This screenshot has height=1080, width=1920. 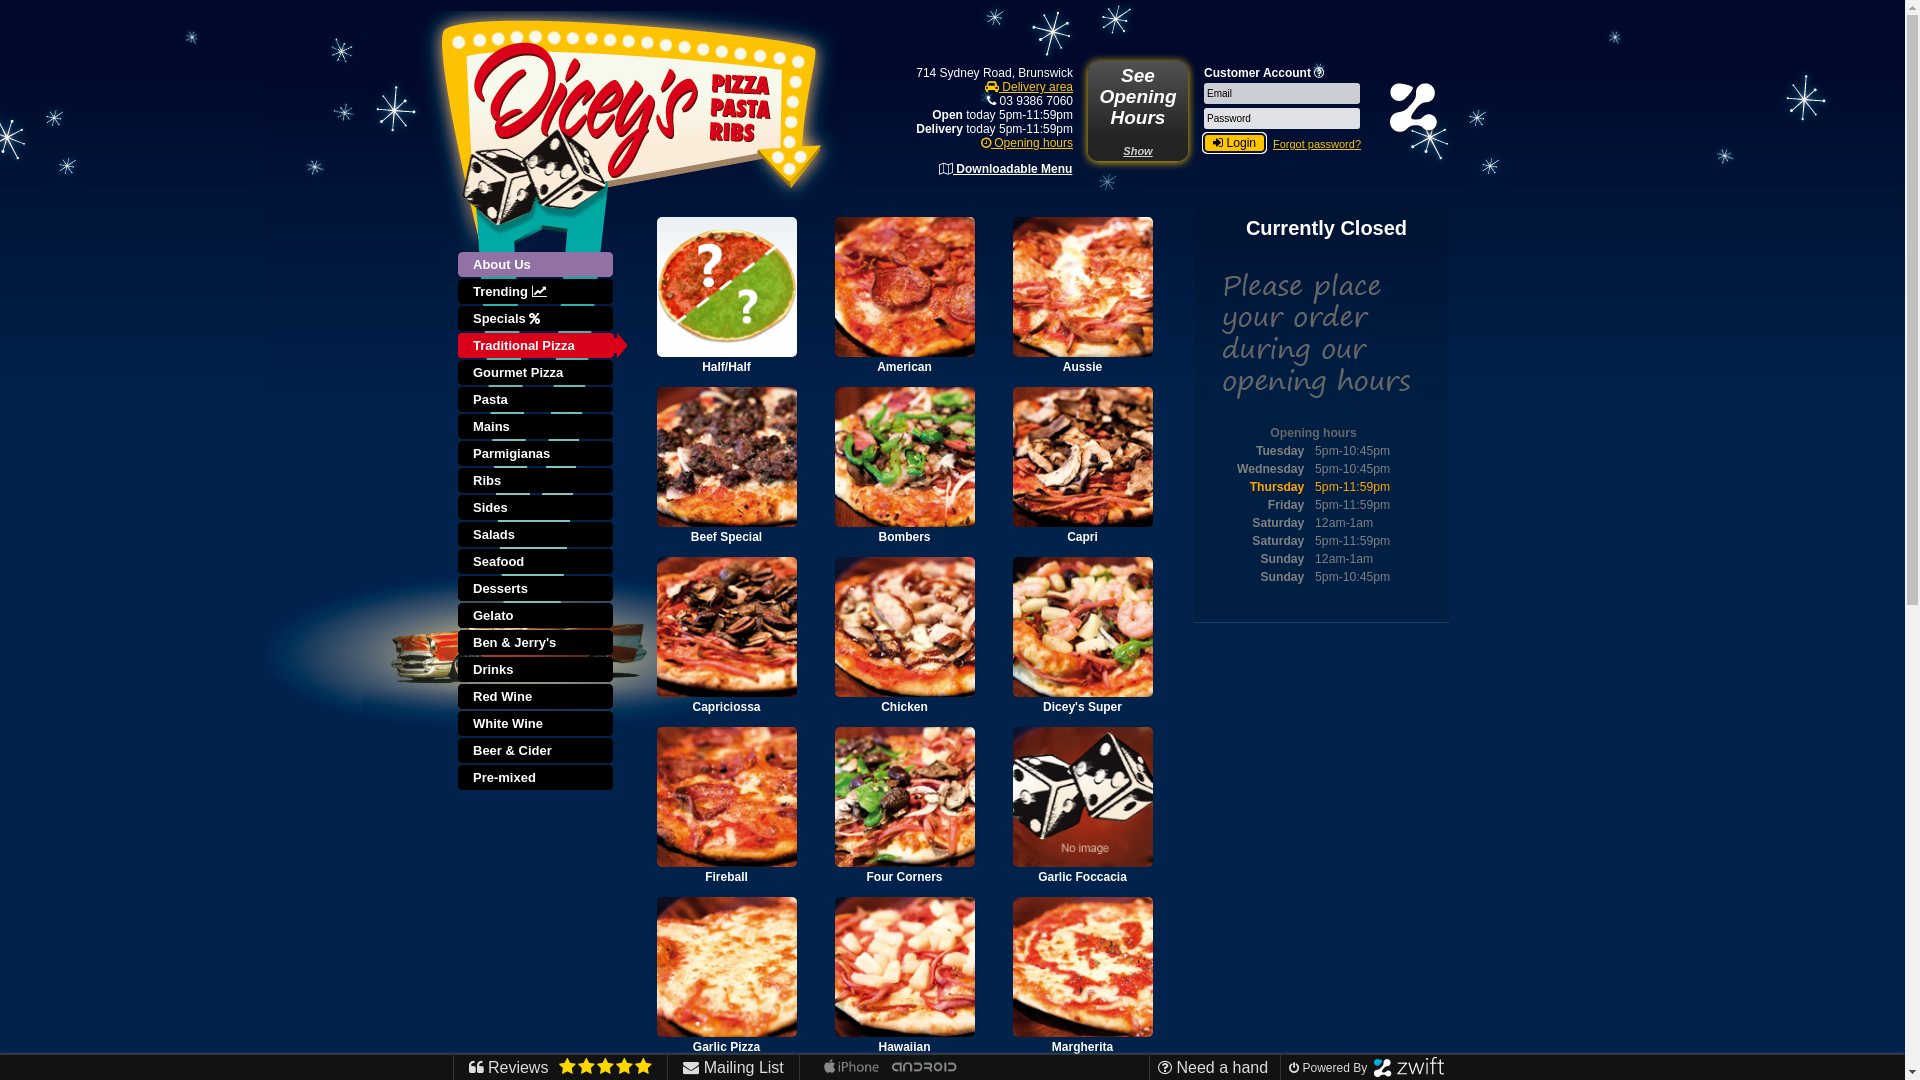 What do you see at coordinates (456, 426) in the screenshot?
I see `'Mains'` at bounding box center [456, 426].